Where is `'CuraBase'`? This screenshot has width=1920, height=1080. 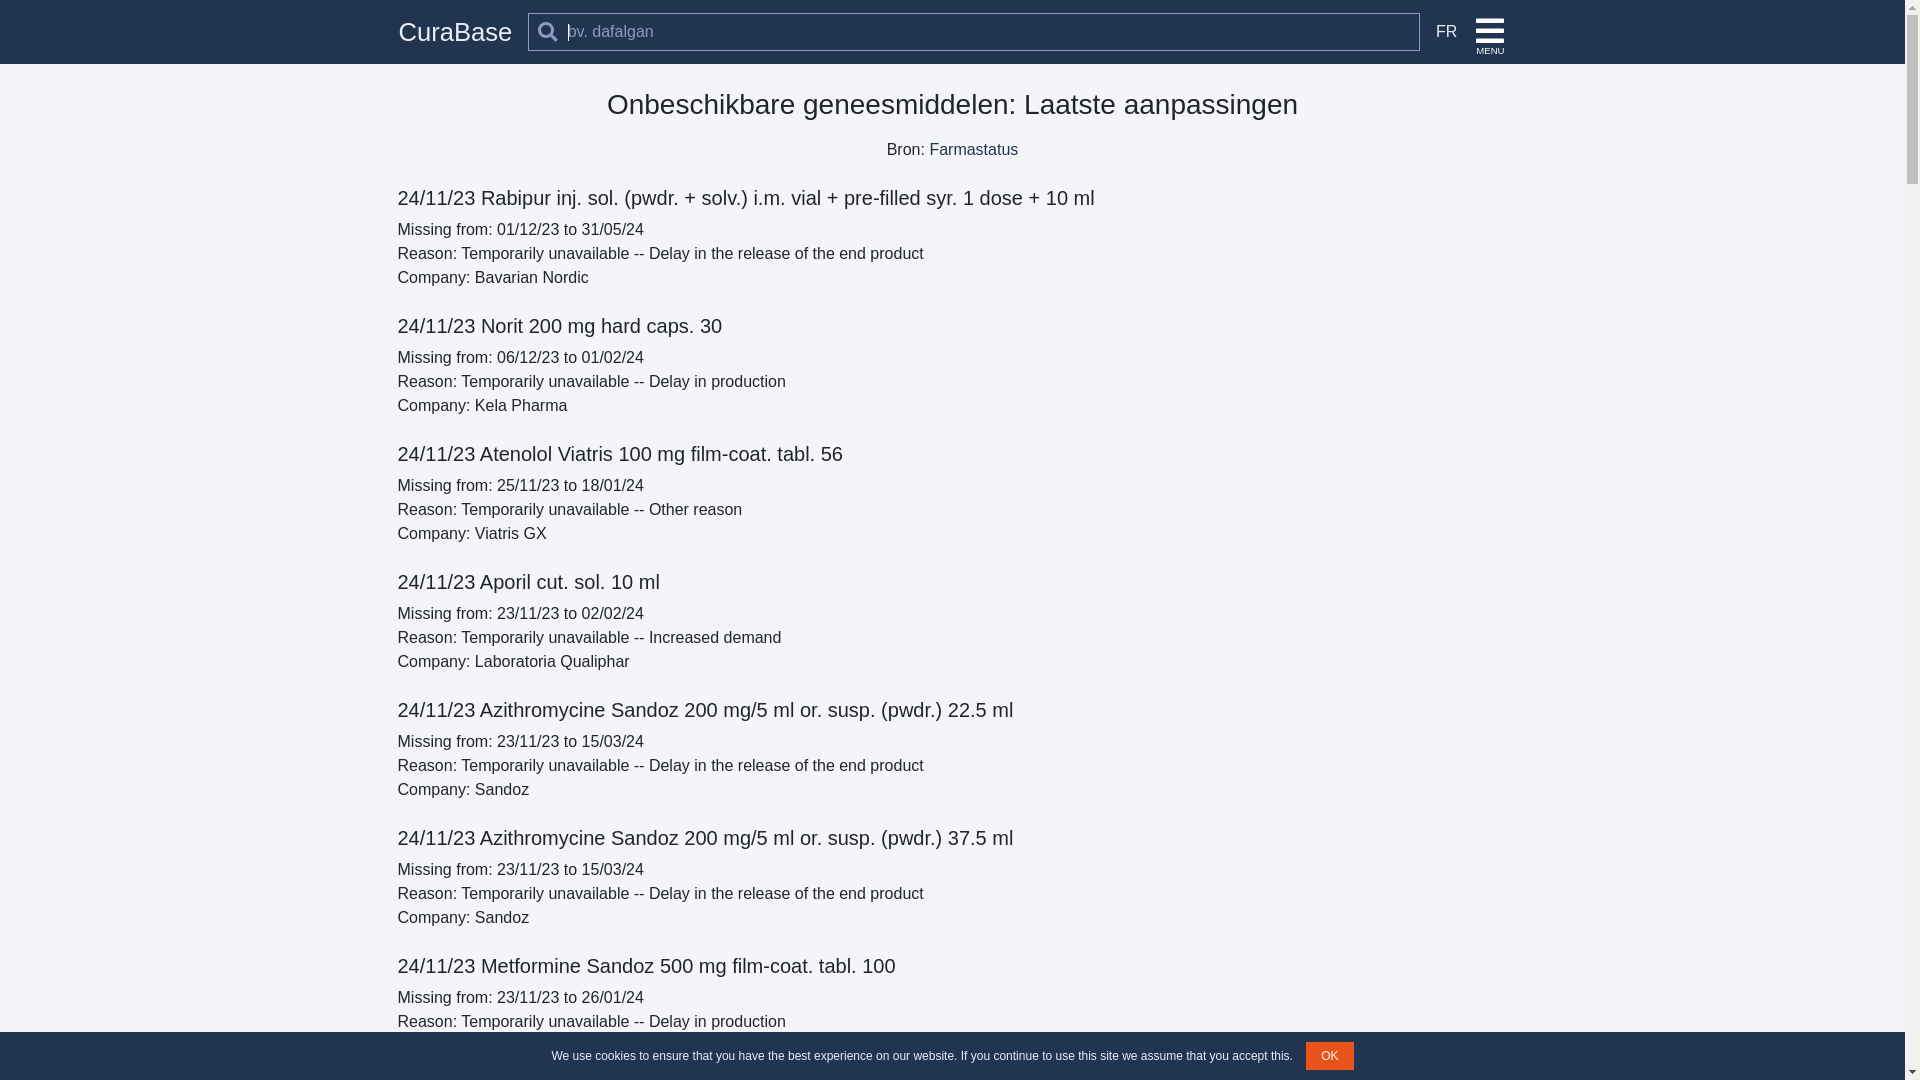 'CuraBase' is located at coordinates (454, 31).